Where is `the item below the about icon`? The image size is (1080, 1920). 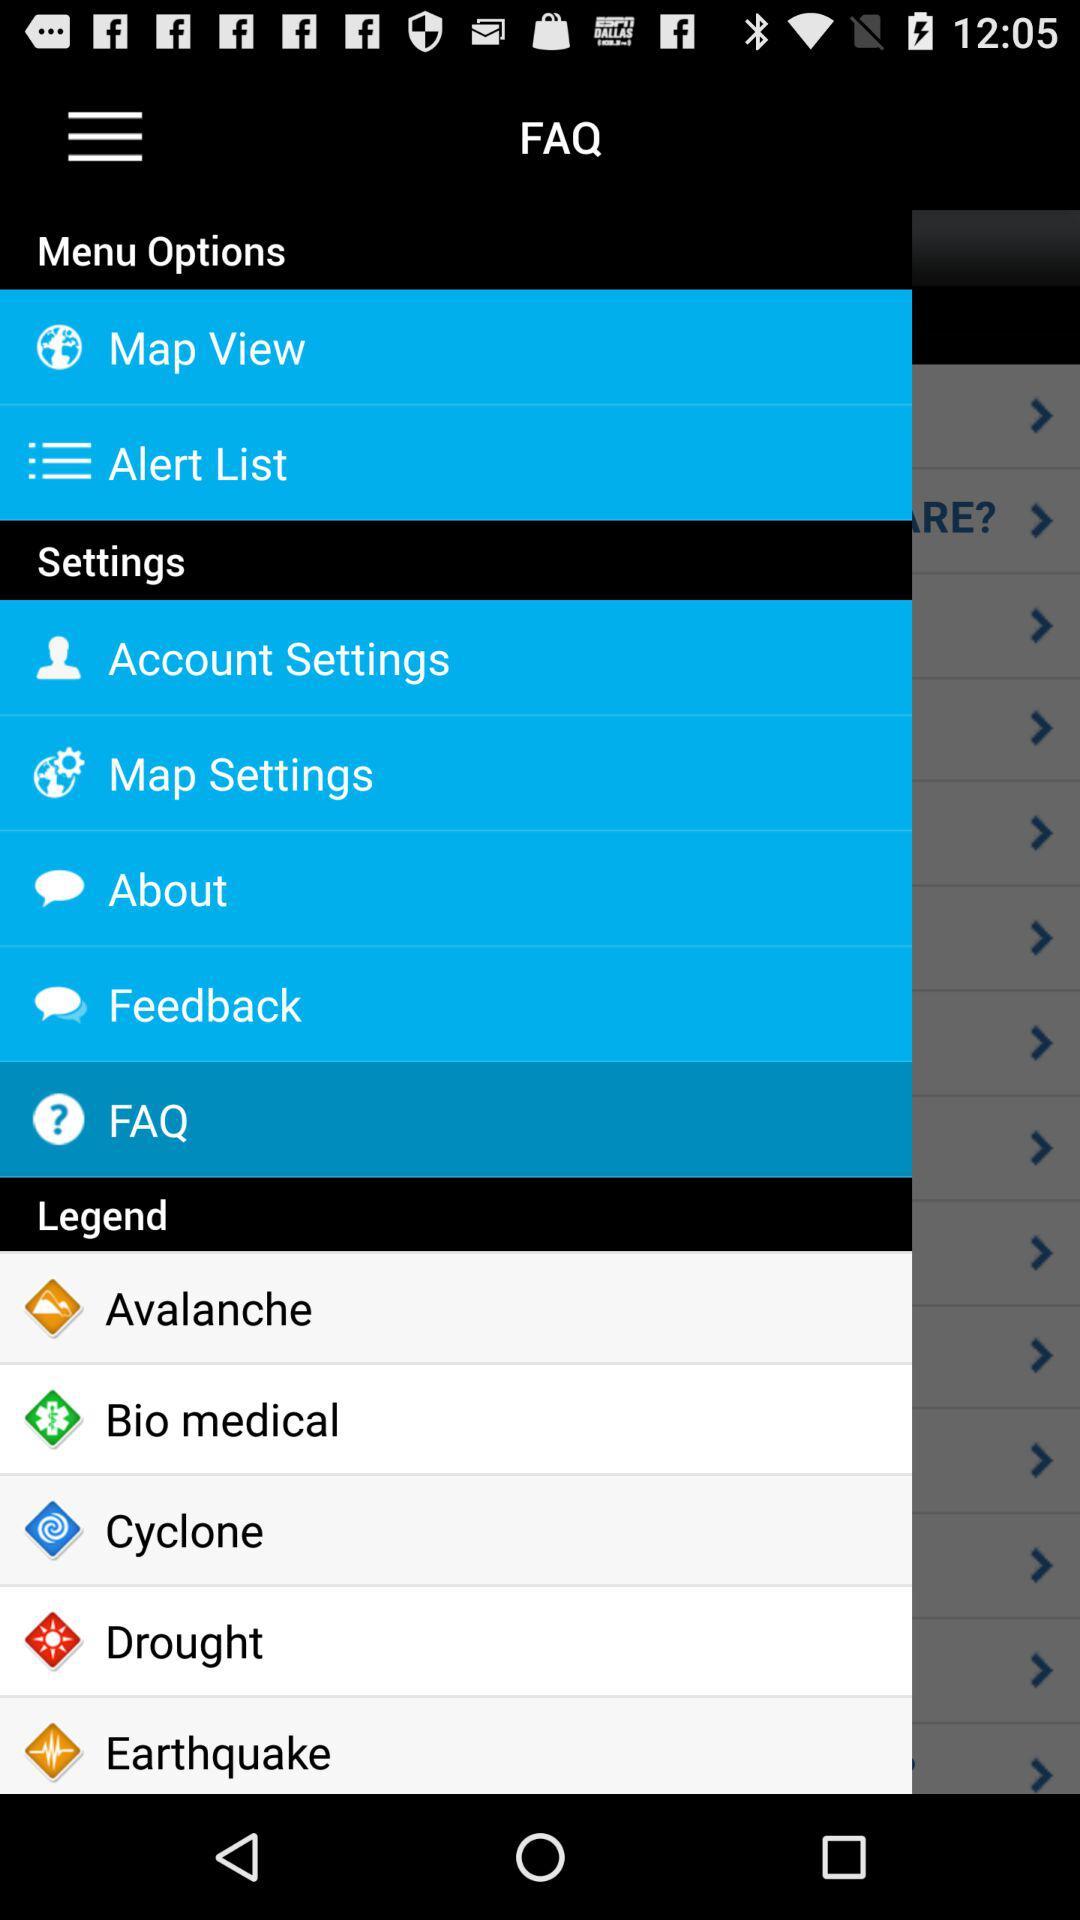 the item below the about icon is located at coordinates (455, 1004).